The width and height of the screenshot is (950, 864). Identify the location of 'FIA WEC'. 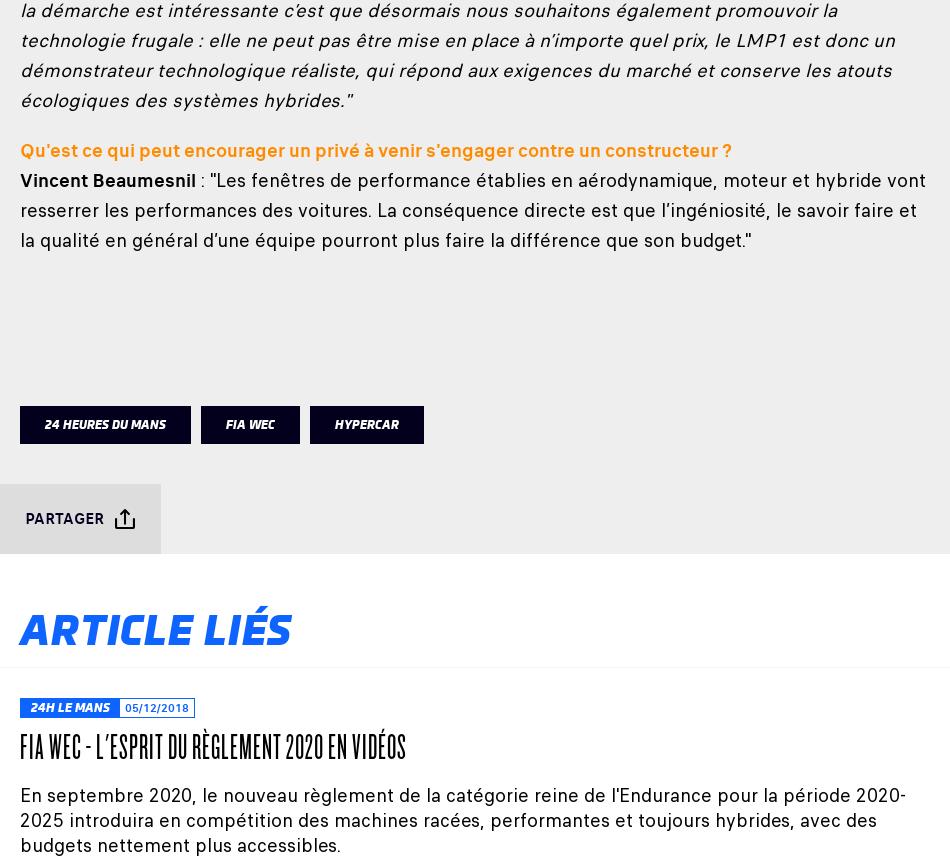
(249, 424).